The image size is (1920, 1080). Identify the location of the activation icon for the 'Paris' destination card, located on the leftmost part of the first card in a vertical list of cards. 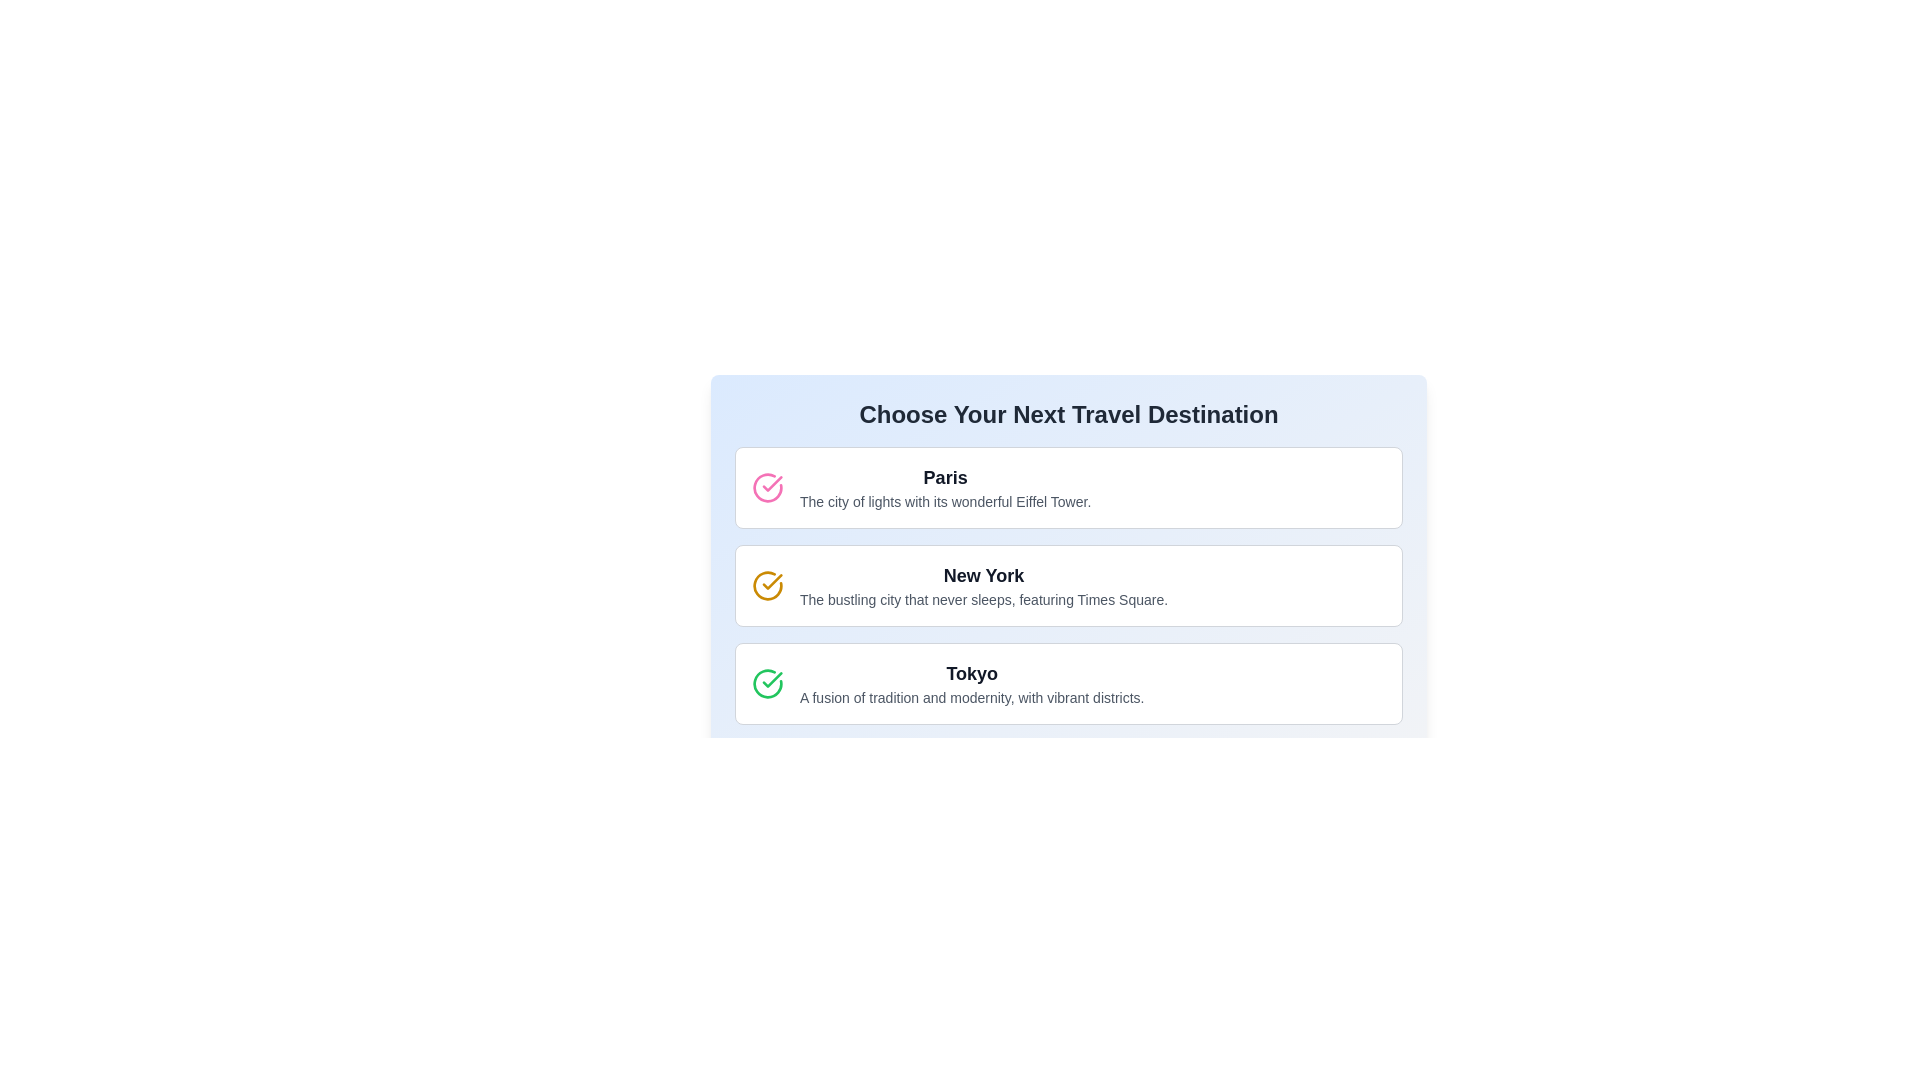
(767, 488).